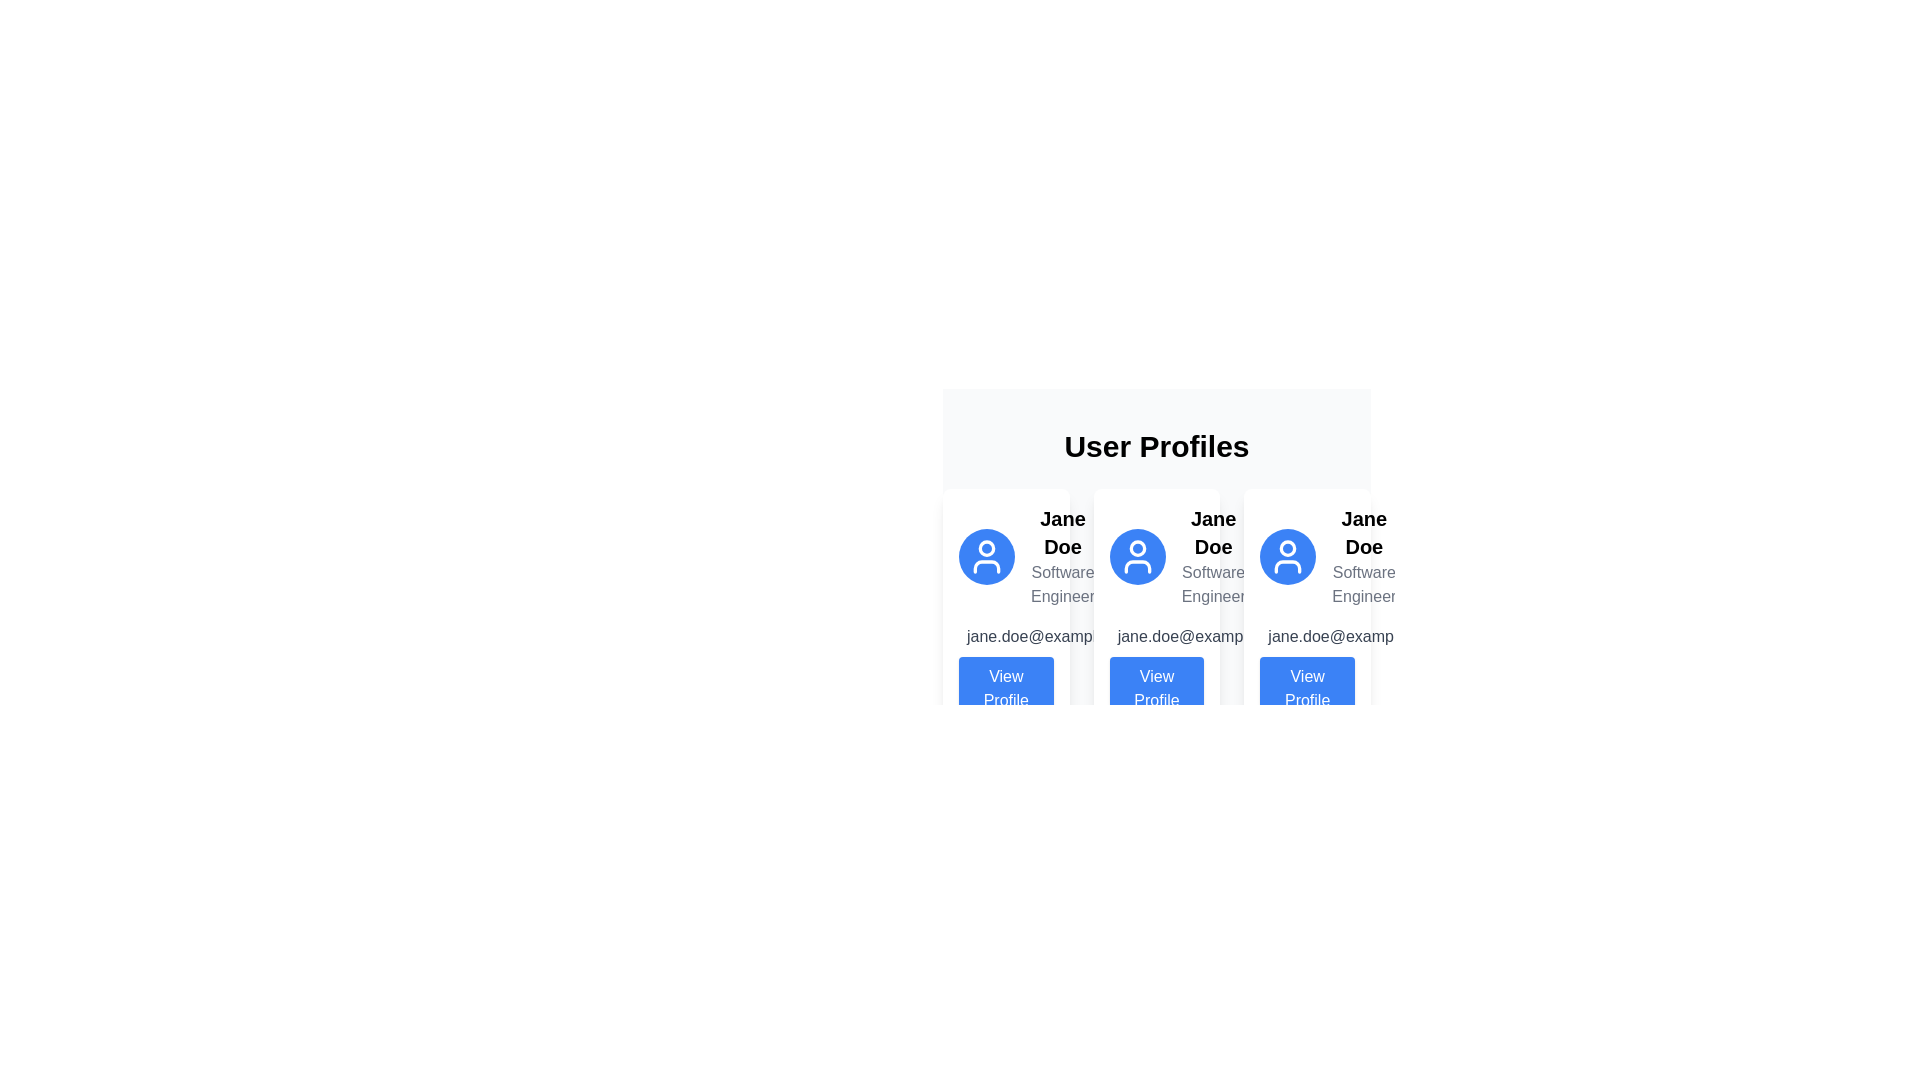 The width and height of the screenshot is (1920, 1080). What do you see at coordinates (1363, 556) in the screenshot?
I see `the text block displaying the name and job title of an individual, located at the far right of the user profiles section` at bounding box center [1363, 556].